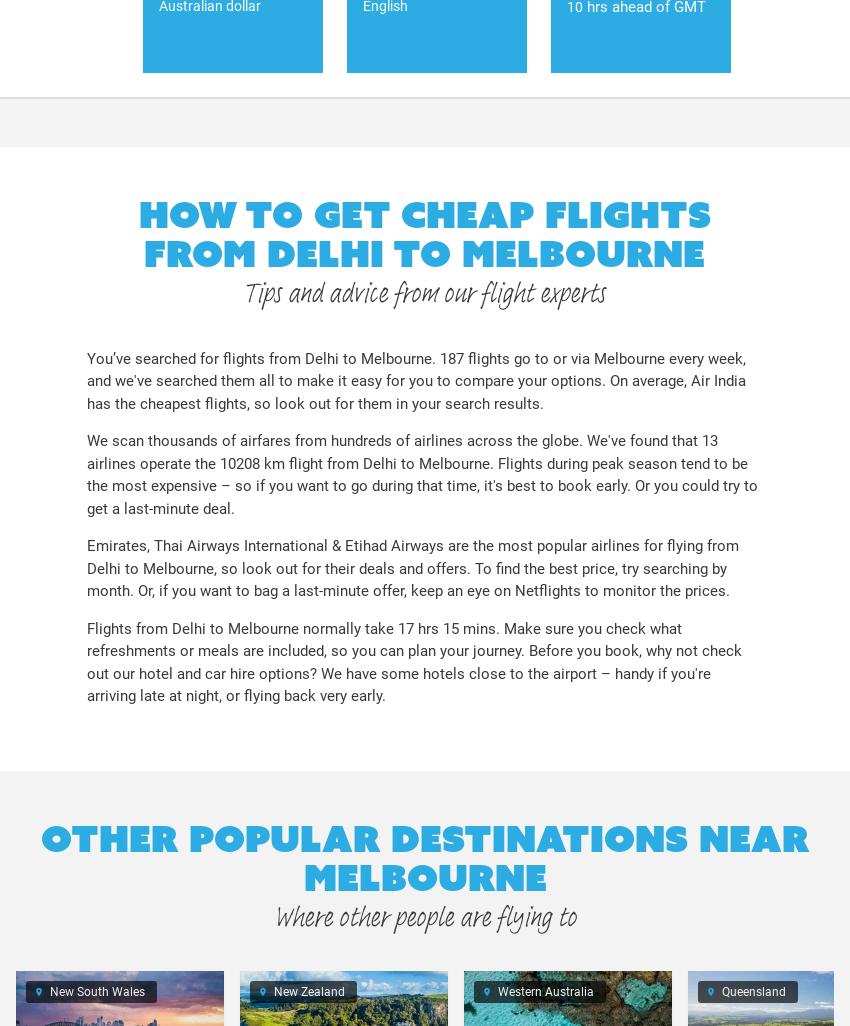  Describe the element at coordinates (423, 233) in the screenshot. I see `'How to get cheap flights from Delhi to Melbourne'` at that location.